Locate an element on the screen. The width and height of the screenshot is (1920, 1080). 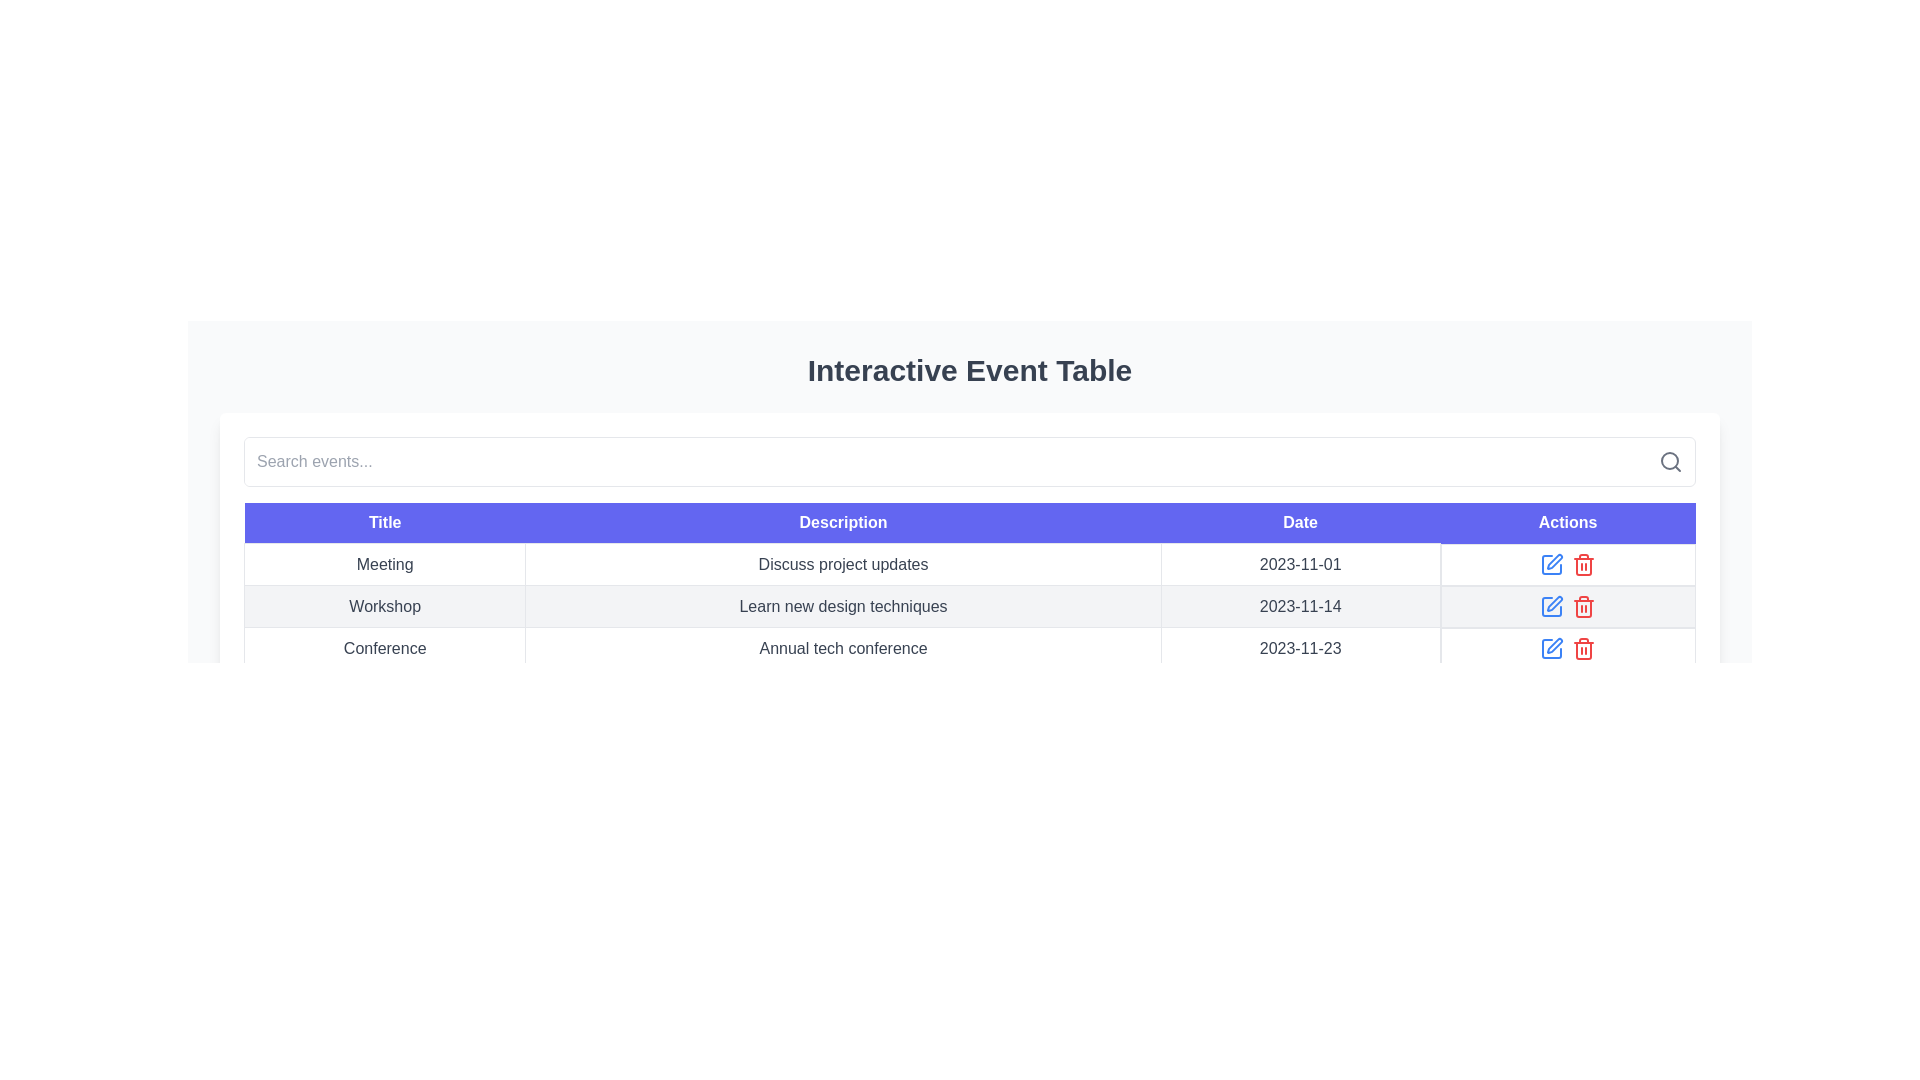
text content of the text block displaying 'Discuss project updates', which is located in the second item of the row labeled 'Meeting' in the 'Interactive Event Table' is located at coordinates (843, 564).